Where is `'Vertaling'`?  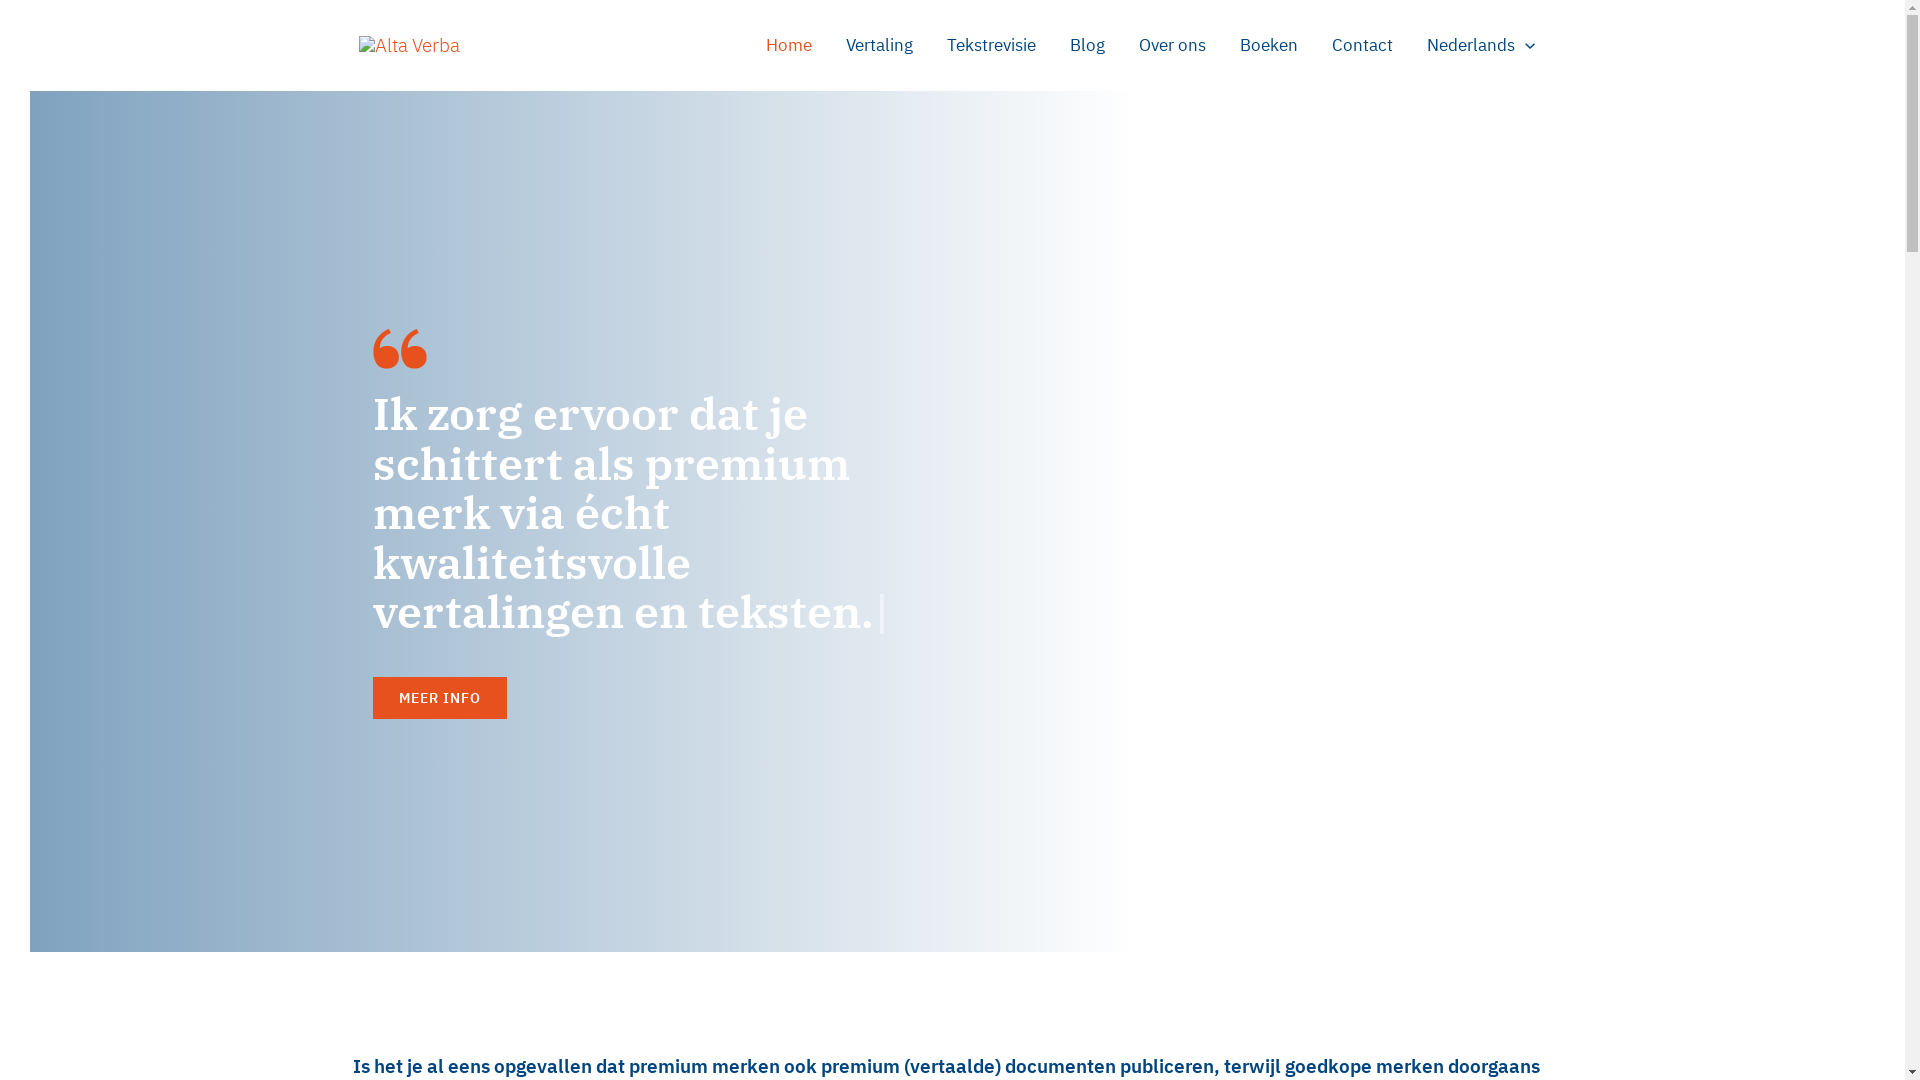
'Vertaling' is located at coordinates (879, 45).